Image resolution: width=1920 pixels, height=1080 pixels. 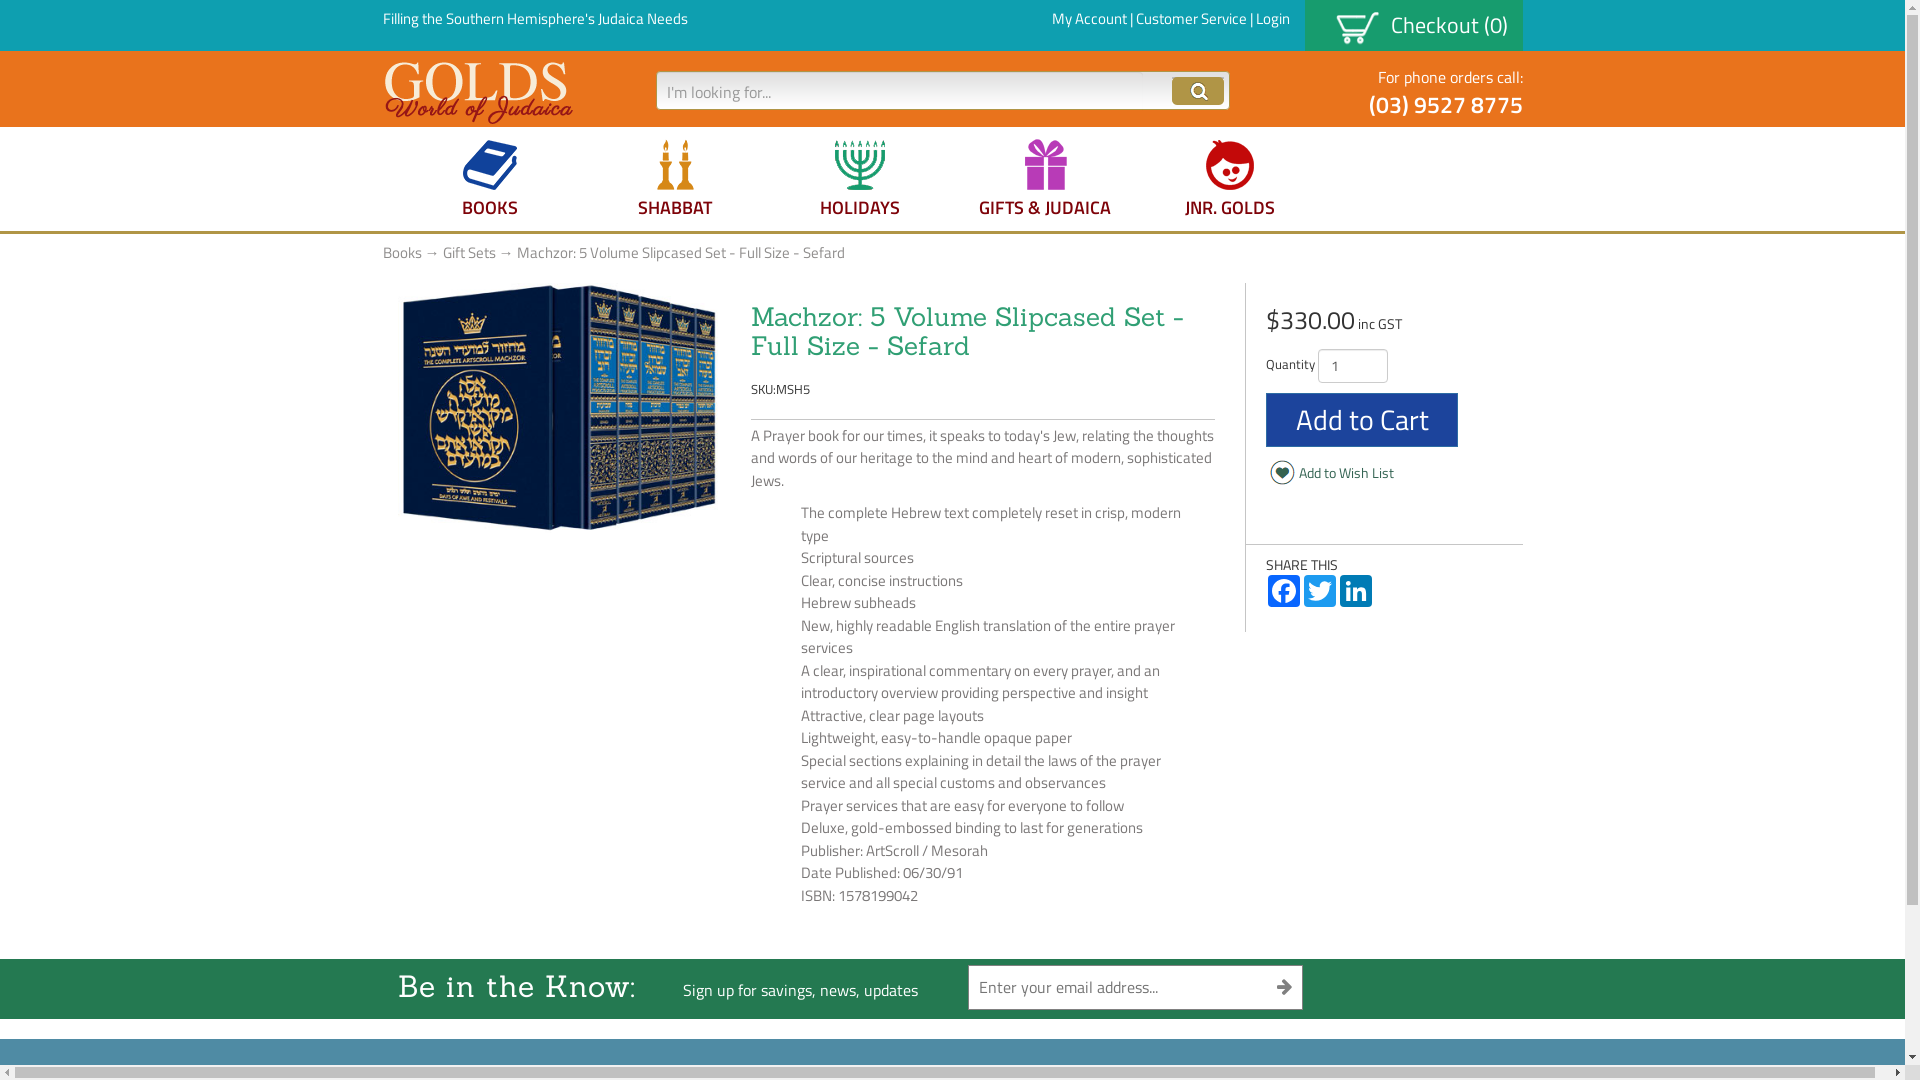 I want to click on 'Twitter', so click(x=1320, y=589).